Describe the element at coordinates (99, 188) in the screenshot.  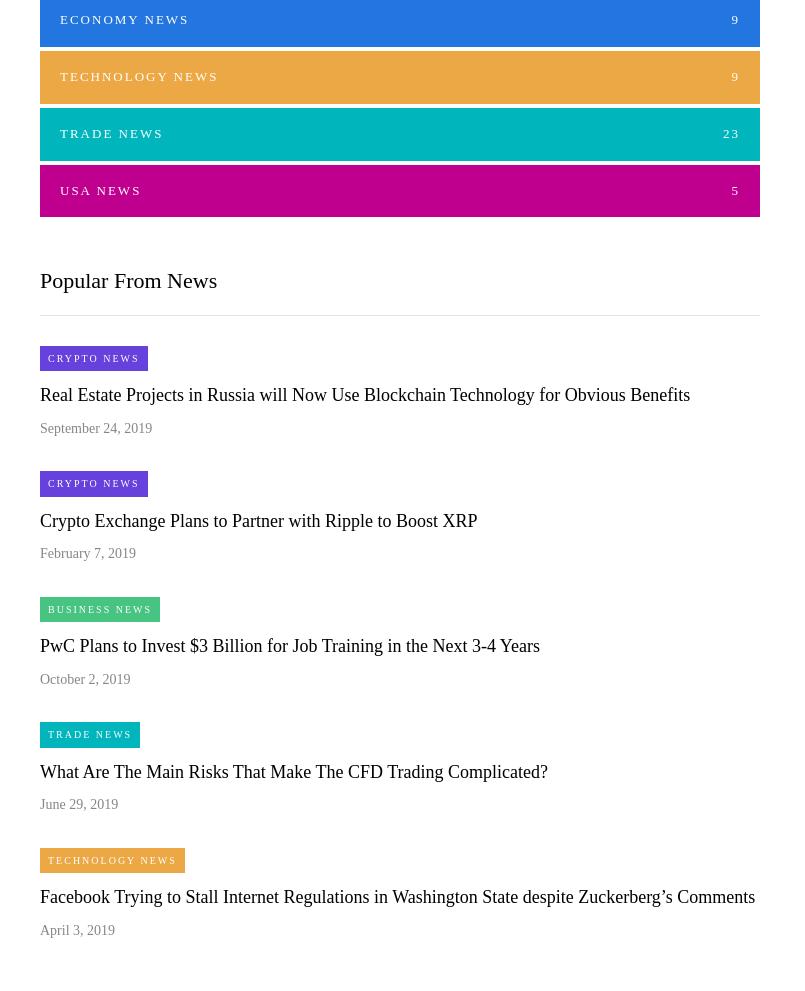
I see `'USA News'` at that location.